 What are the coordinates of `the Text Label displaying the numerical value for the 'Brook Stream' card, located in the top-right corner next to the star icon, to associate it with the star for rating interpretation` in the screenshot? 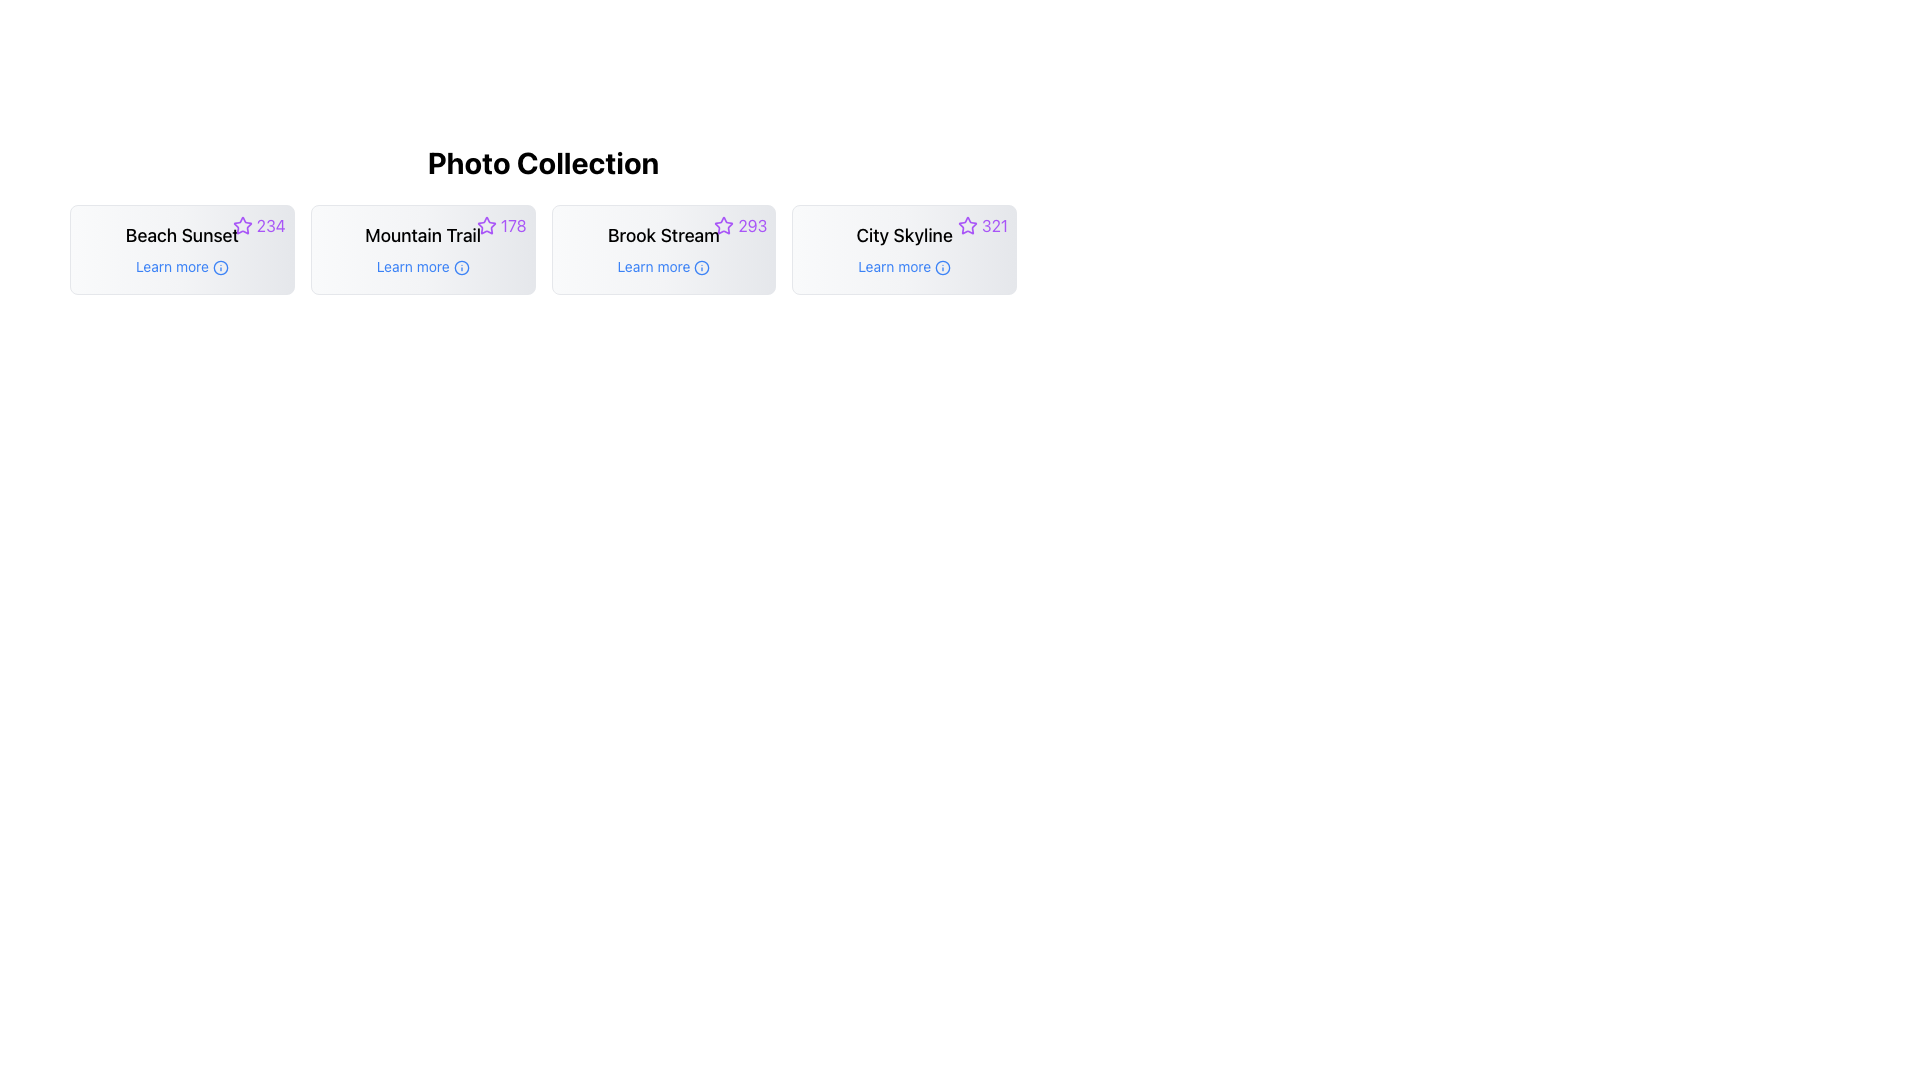 It's located at (739, 225).